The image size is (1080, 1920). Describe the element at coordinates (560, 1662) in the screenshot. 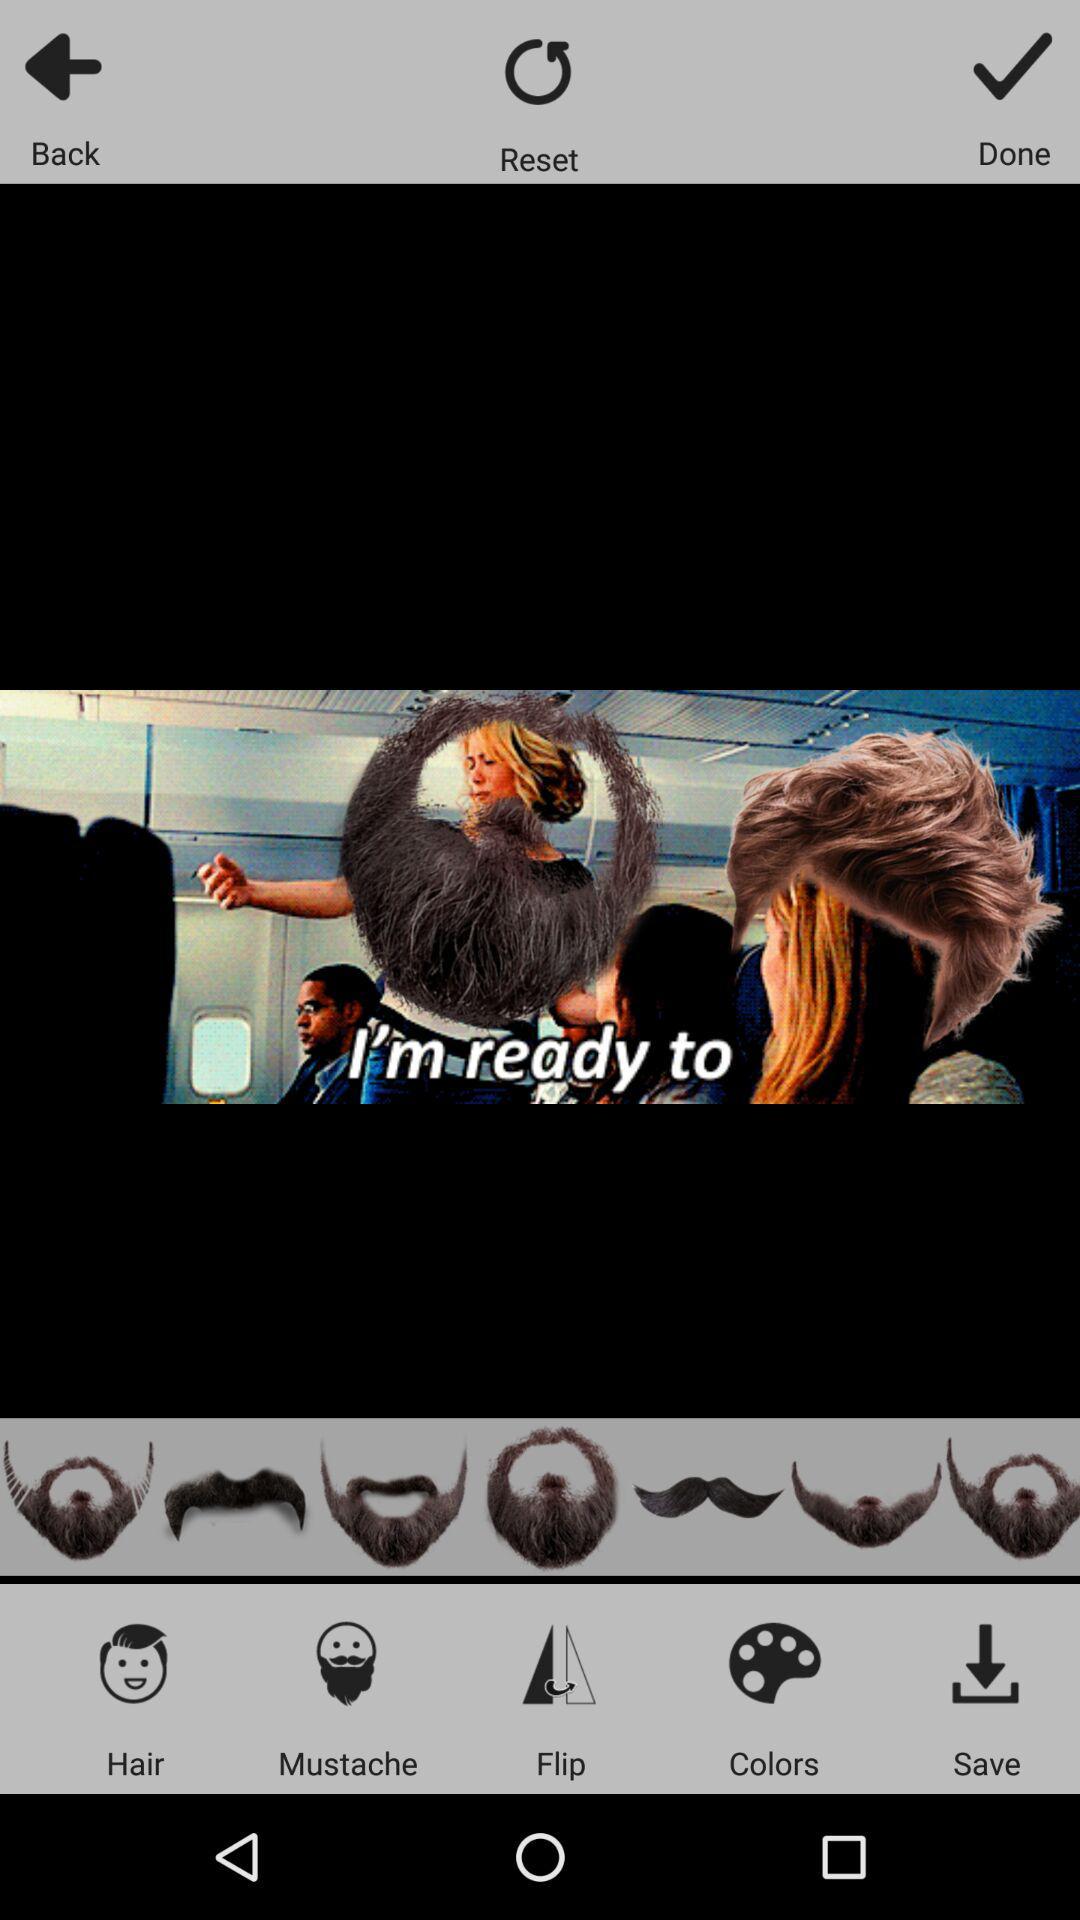

I see `flip picture` at that location.